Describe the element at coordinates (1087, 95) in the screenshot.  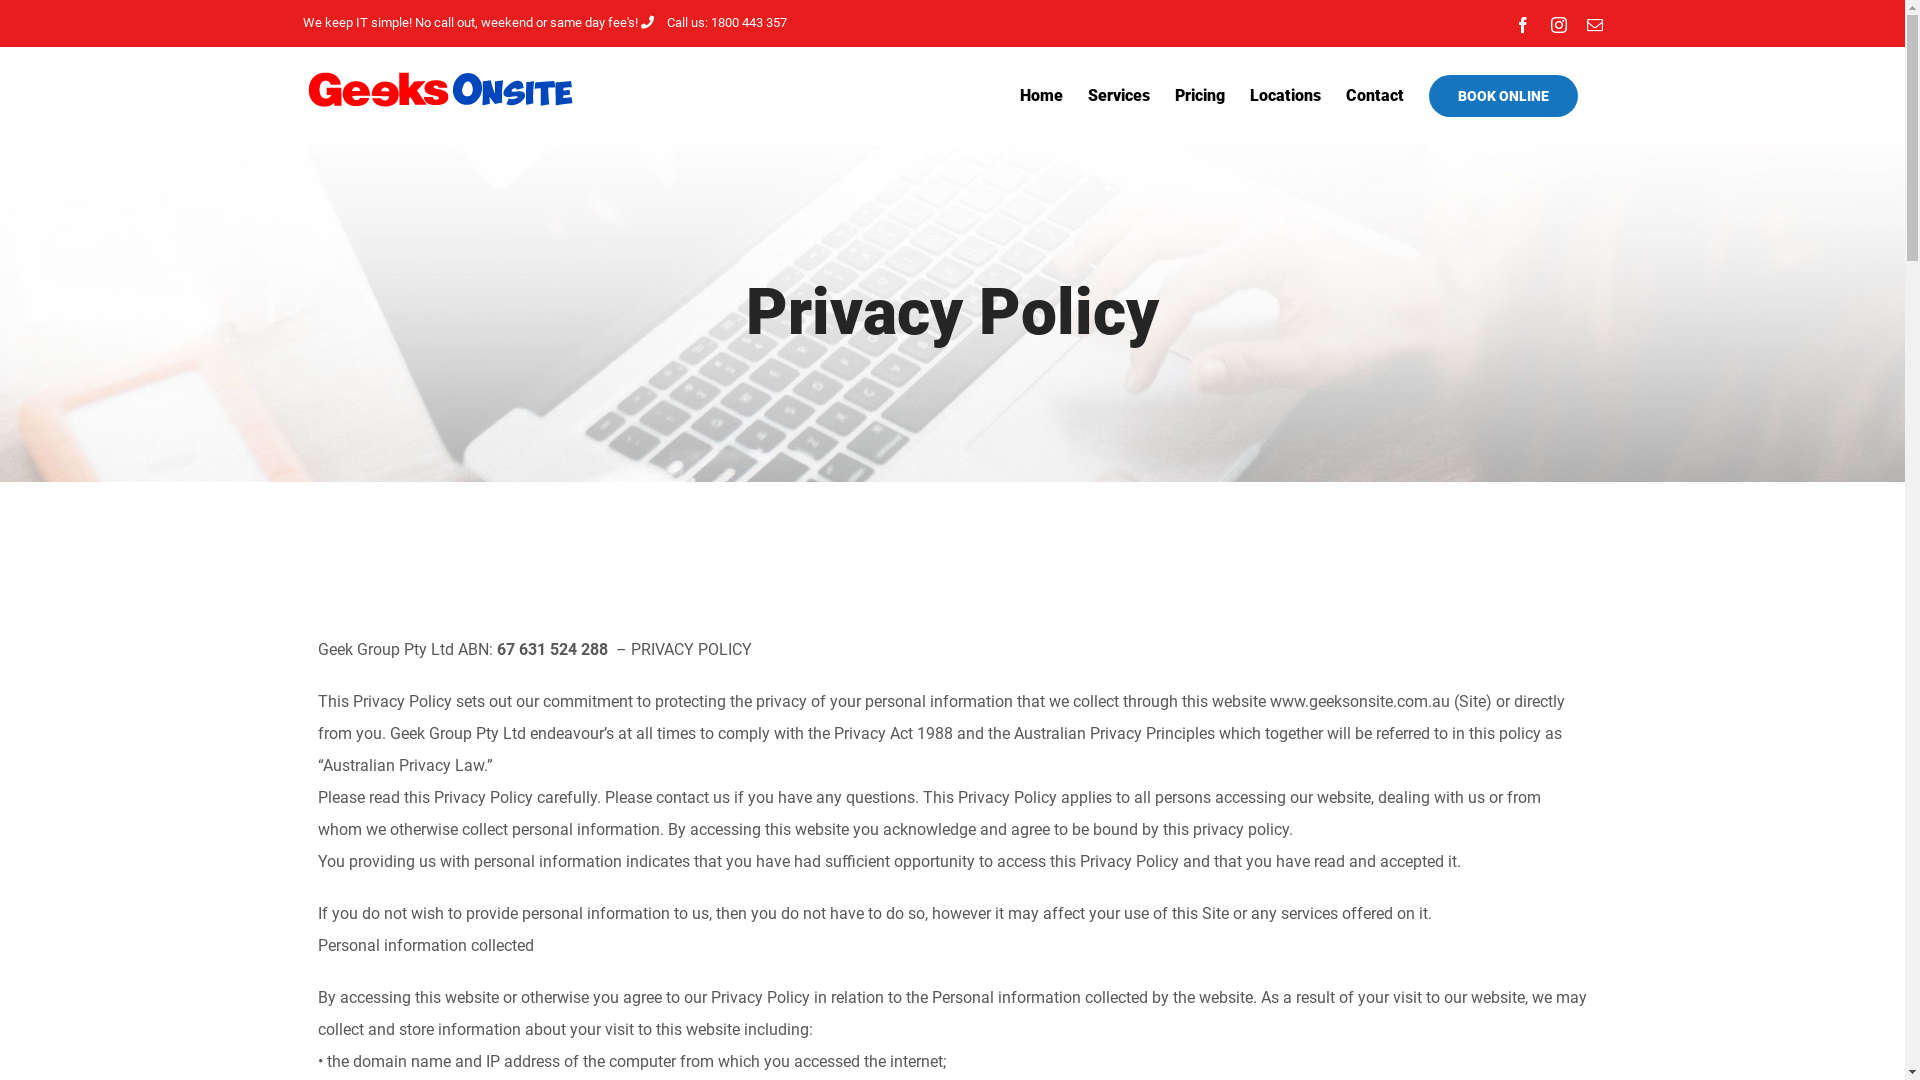
I see `'Services'` at that location.